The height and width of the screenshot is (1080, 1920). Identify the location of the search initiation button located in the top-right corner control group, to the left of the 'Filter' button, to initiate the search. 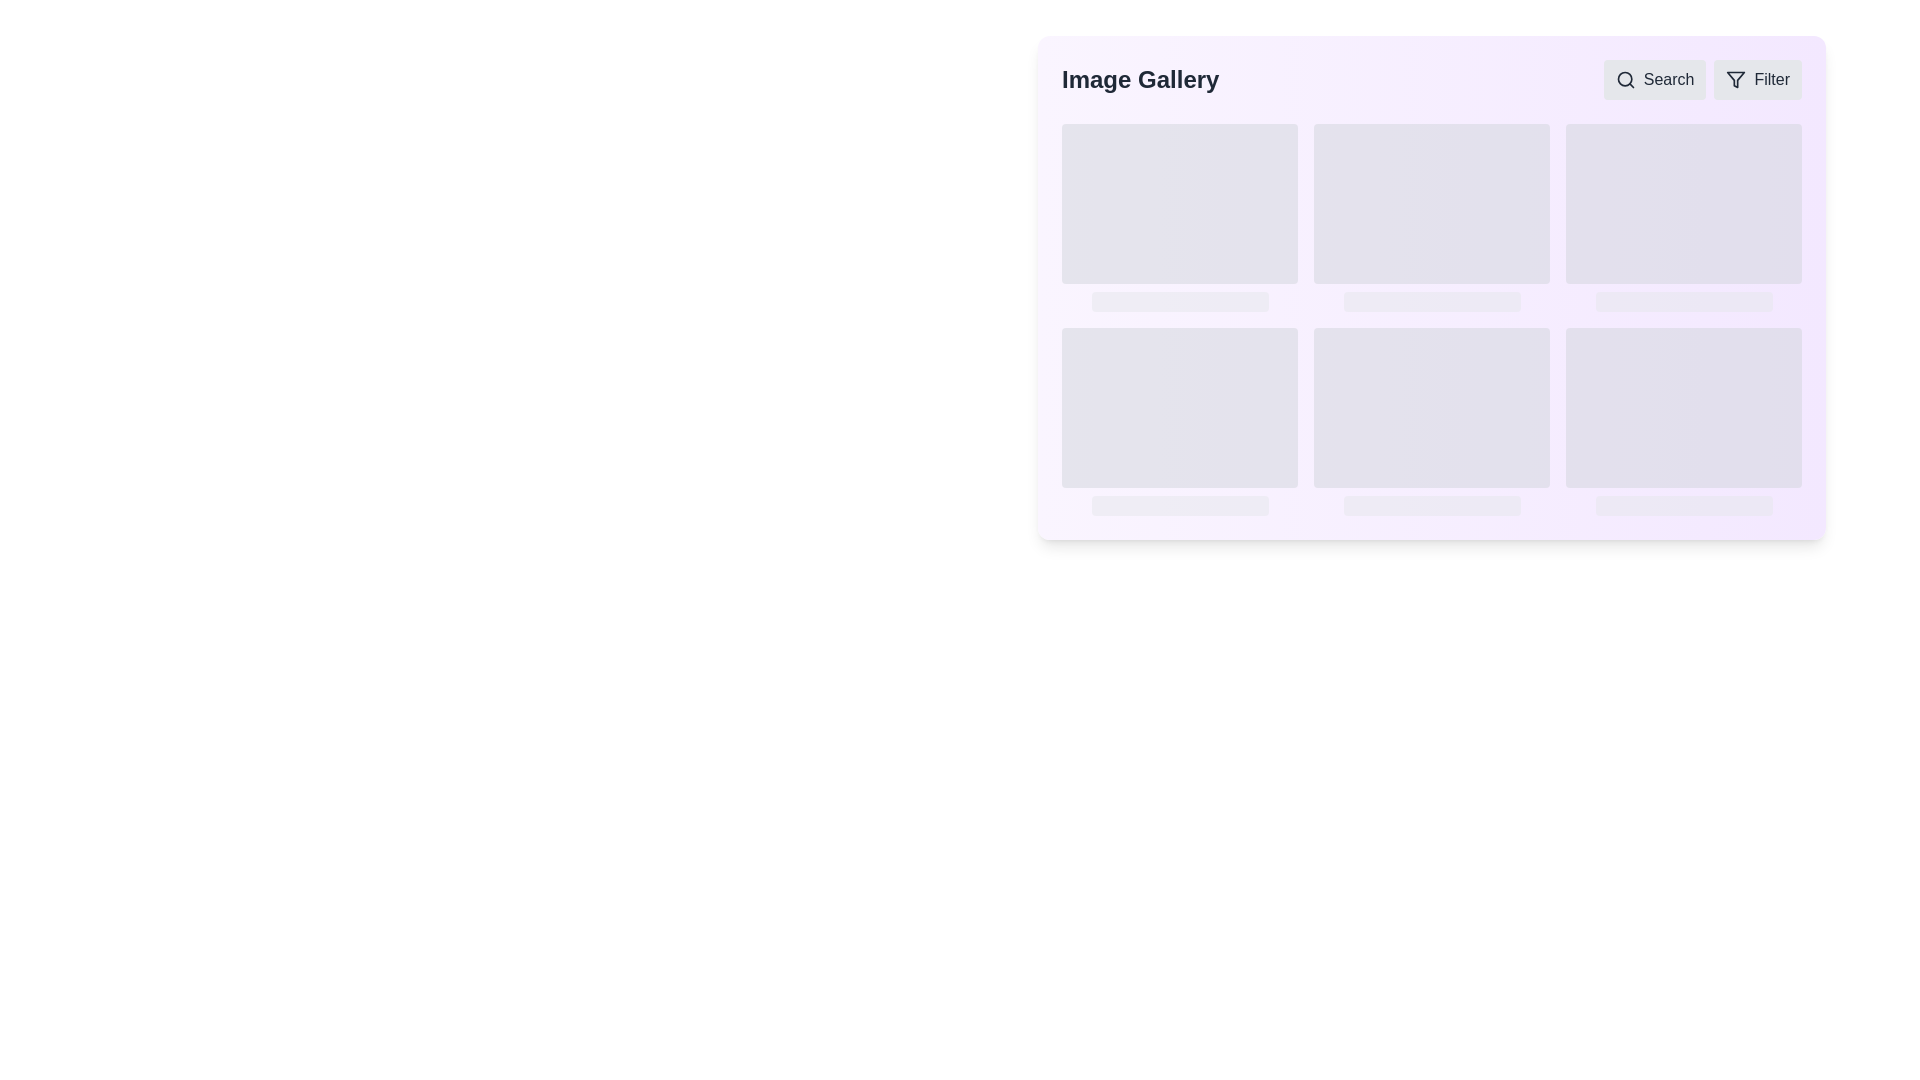
(1655, 79).